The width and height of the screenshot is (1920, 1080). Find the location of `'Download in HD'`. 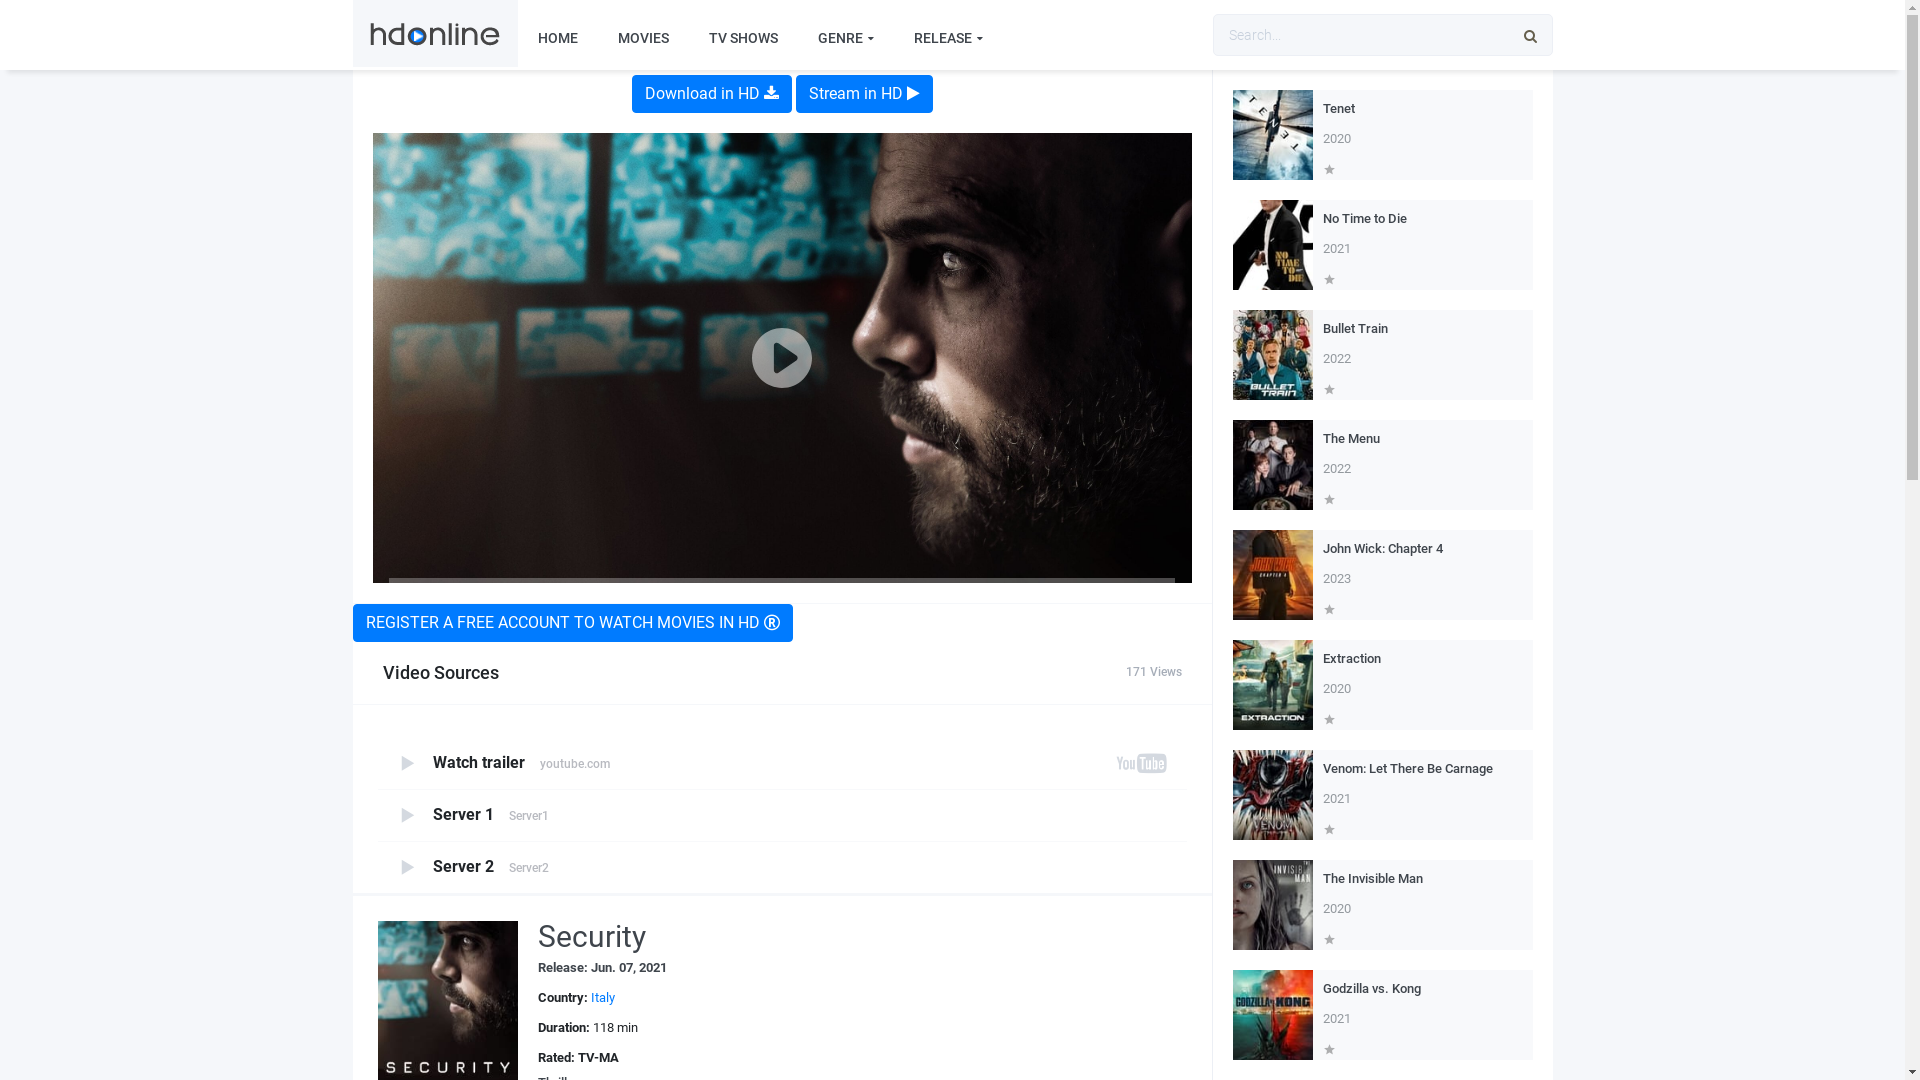

'Download in HD' is located at coordinates (711, 93).